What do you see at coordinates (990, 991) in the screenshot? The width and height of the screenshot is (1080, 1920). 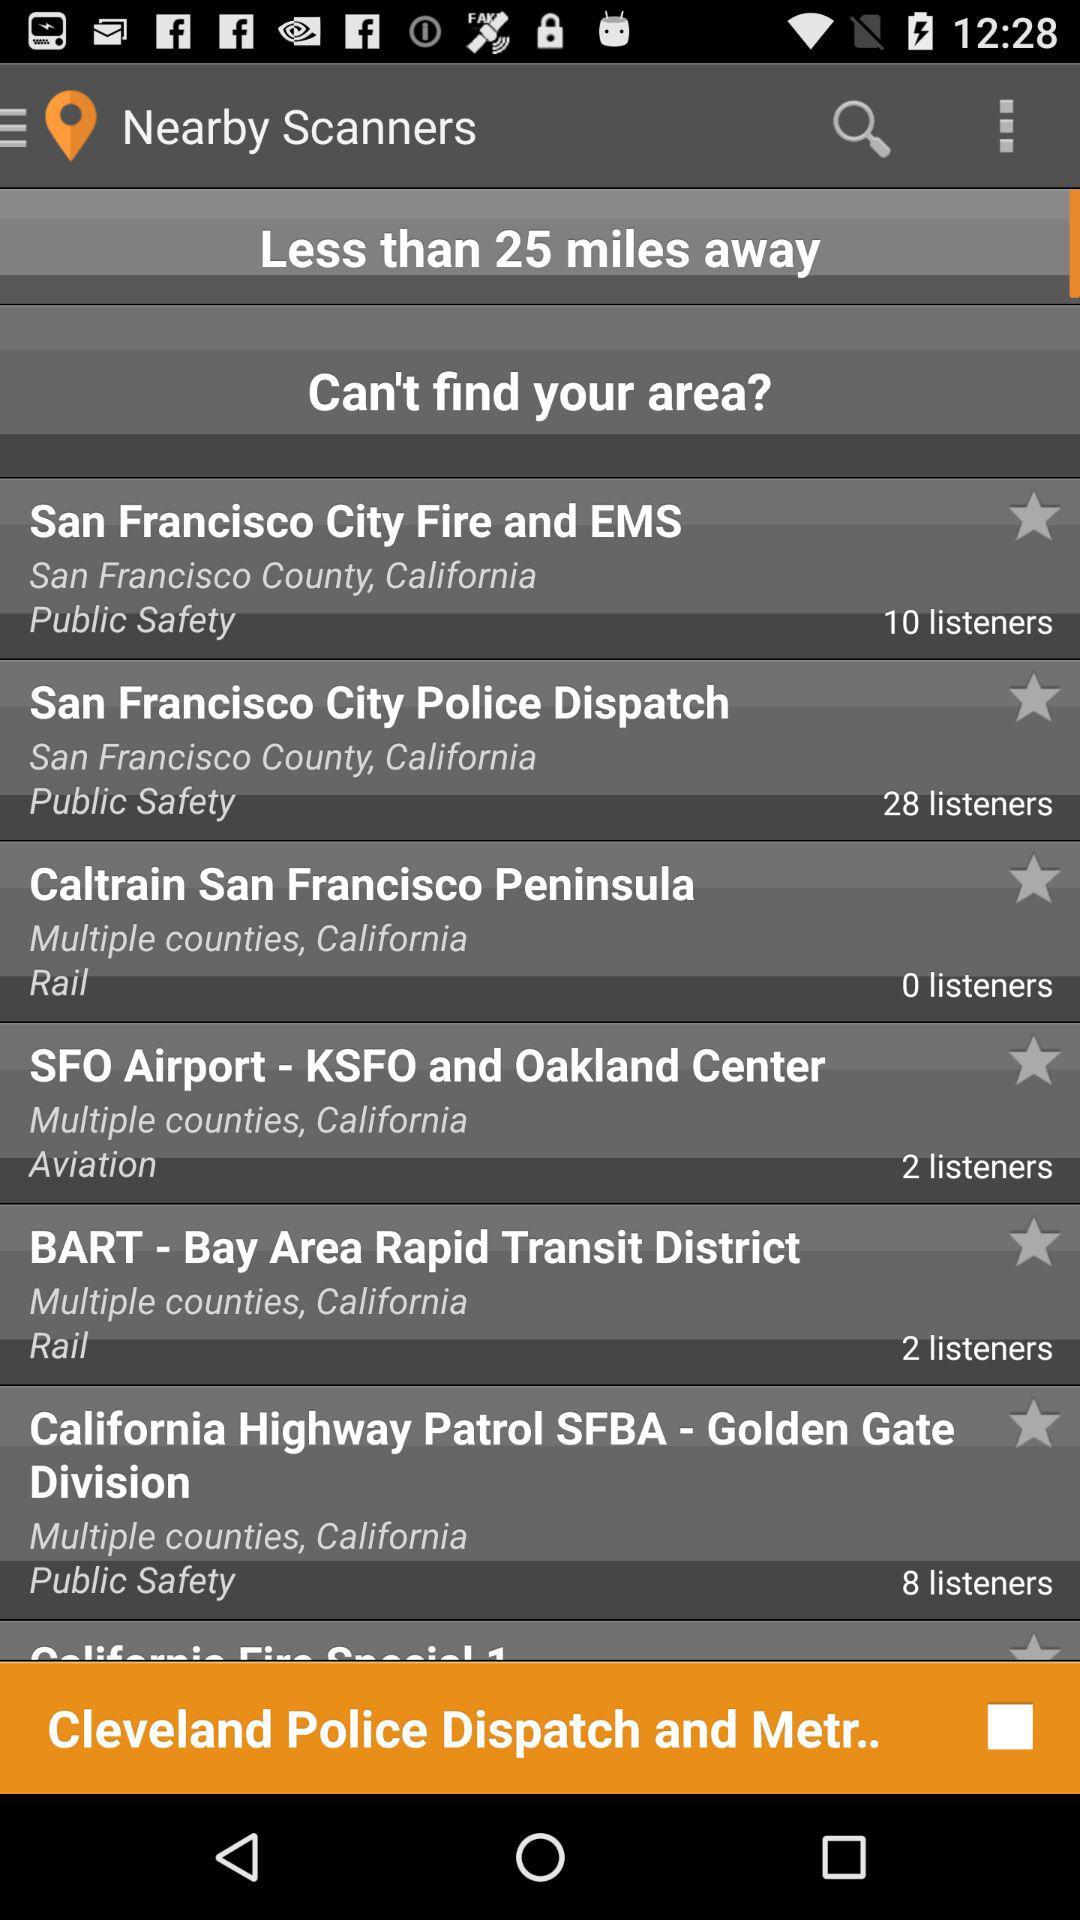 I see `the 0 listeners item` at bounding box center [990, 991].